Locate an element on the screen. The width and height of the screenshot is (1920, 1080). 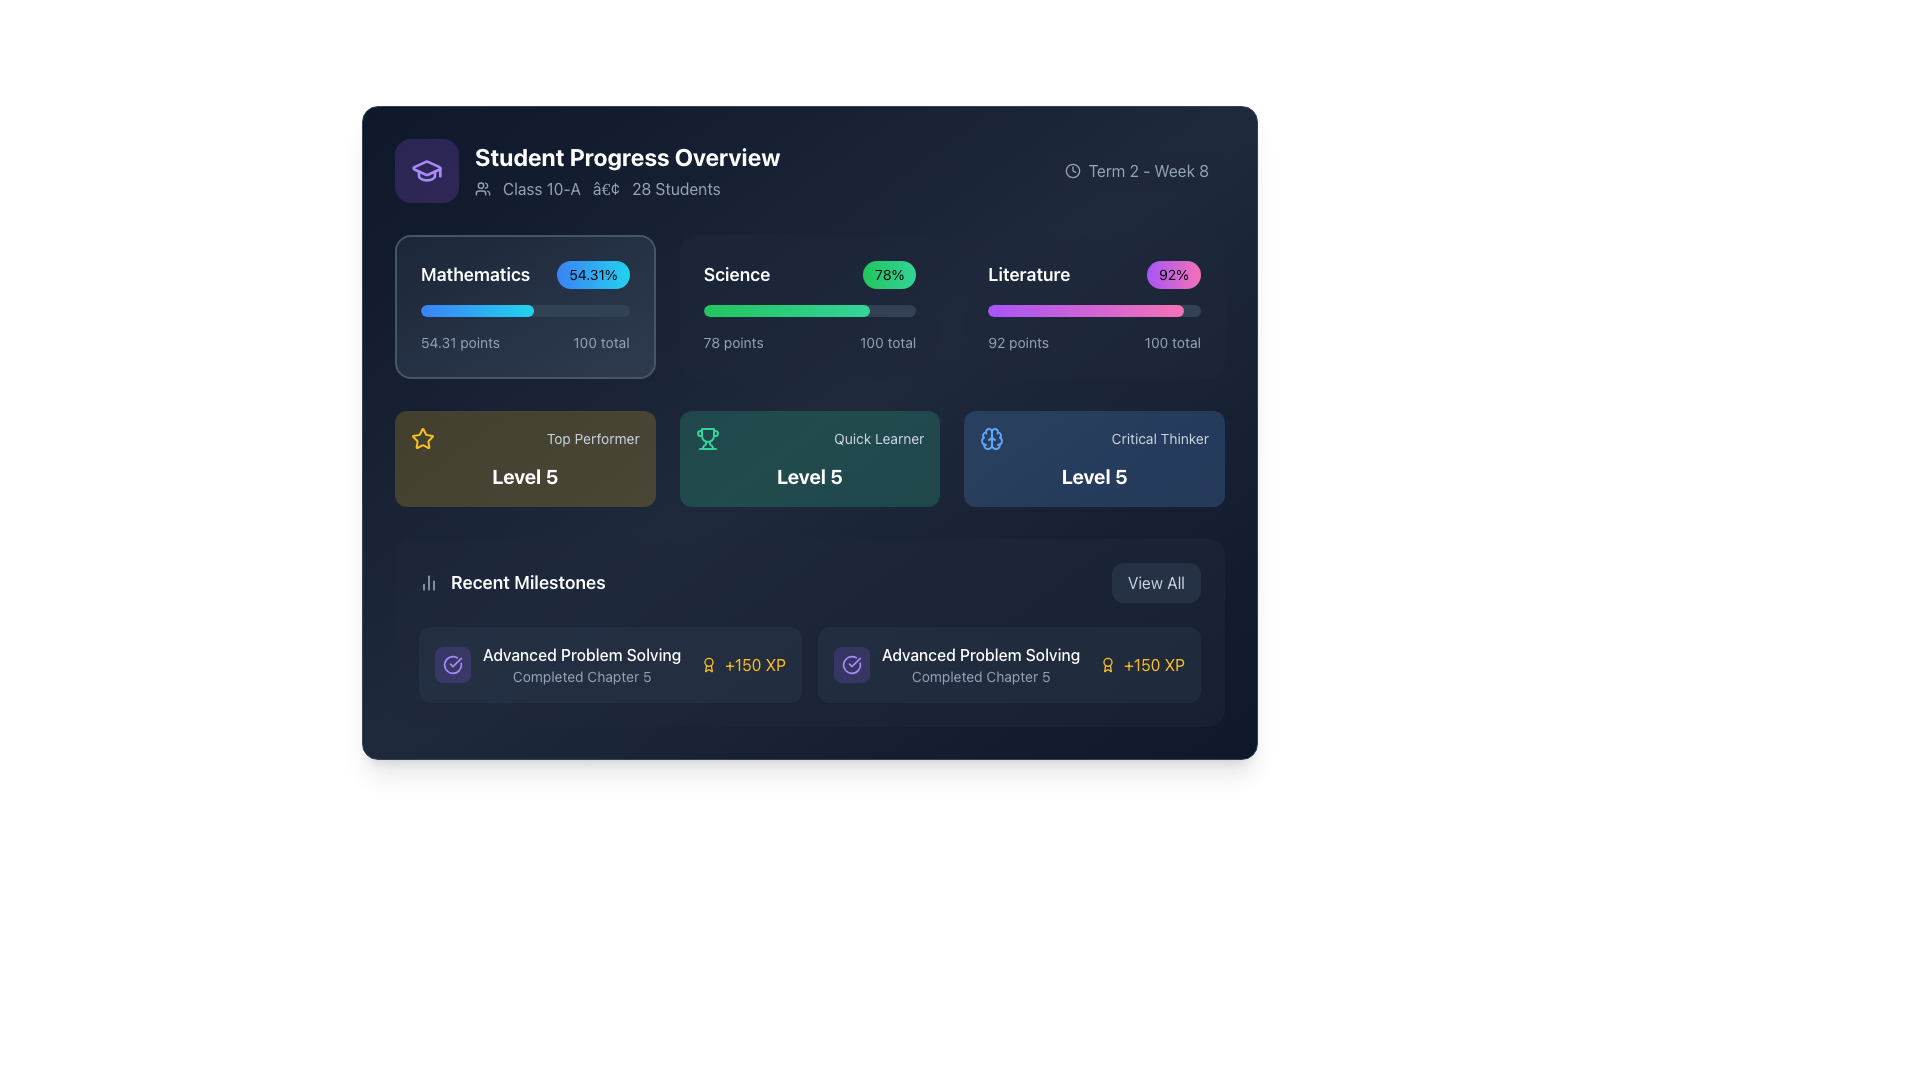
the yellow outlined star icon indicating achievement, located in the top left section of the 'Top Performer' card, accompanying the text 'Top Performer Level 5' is located at coordinates (421, 437).